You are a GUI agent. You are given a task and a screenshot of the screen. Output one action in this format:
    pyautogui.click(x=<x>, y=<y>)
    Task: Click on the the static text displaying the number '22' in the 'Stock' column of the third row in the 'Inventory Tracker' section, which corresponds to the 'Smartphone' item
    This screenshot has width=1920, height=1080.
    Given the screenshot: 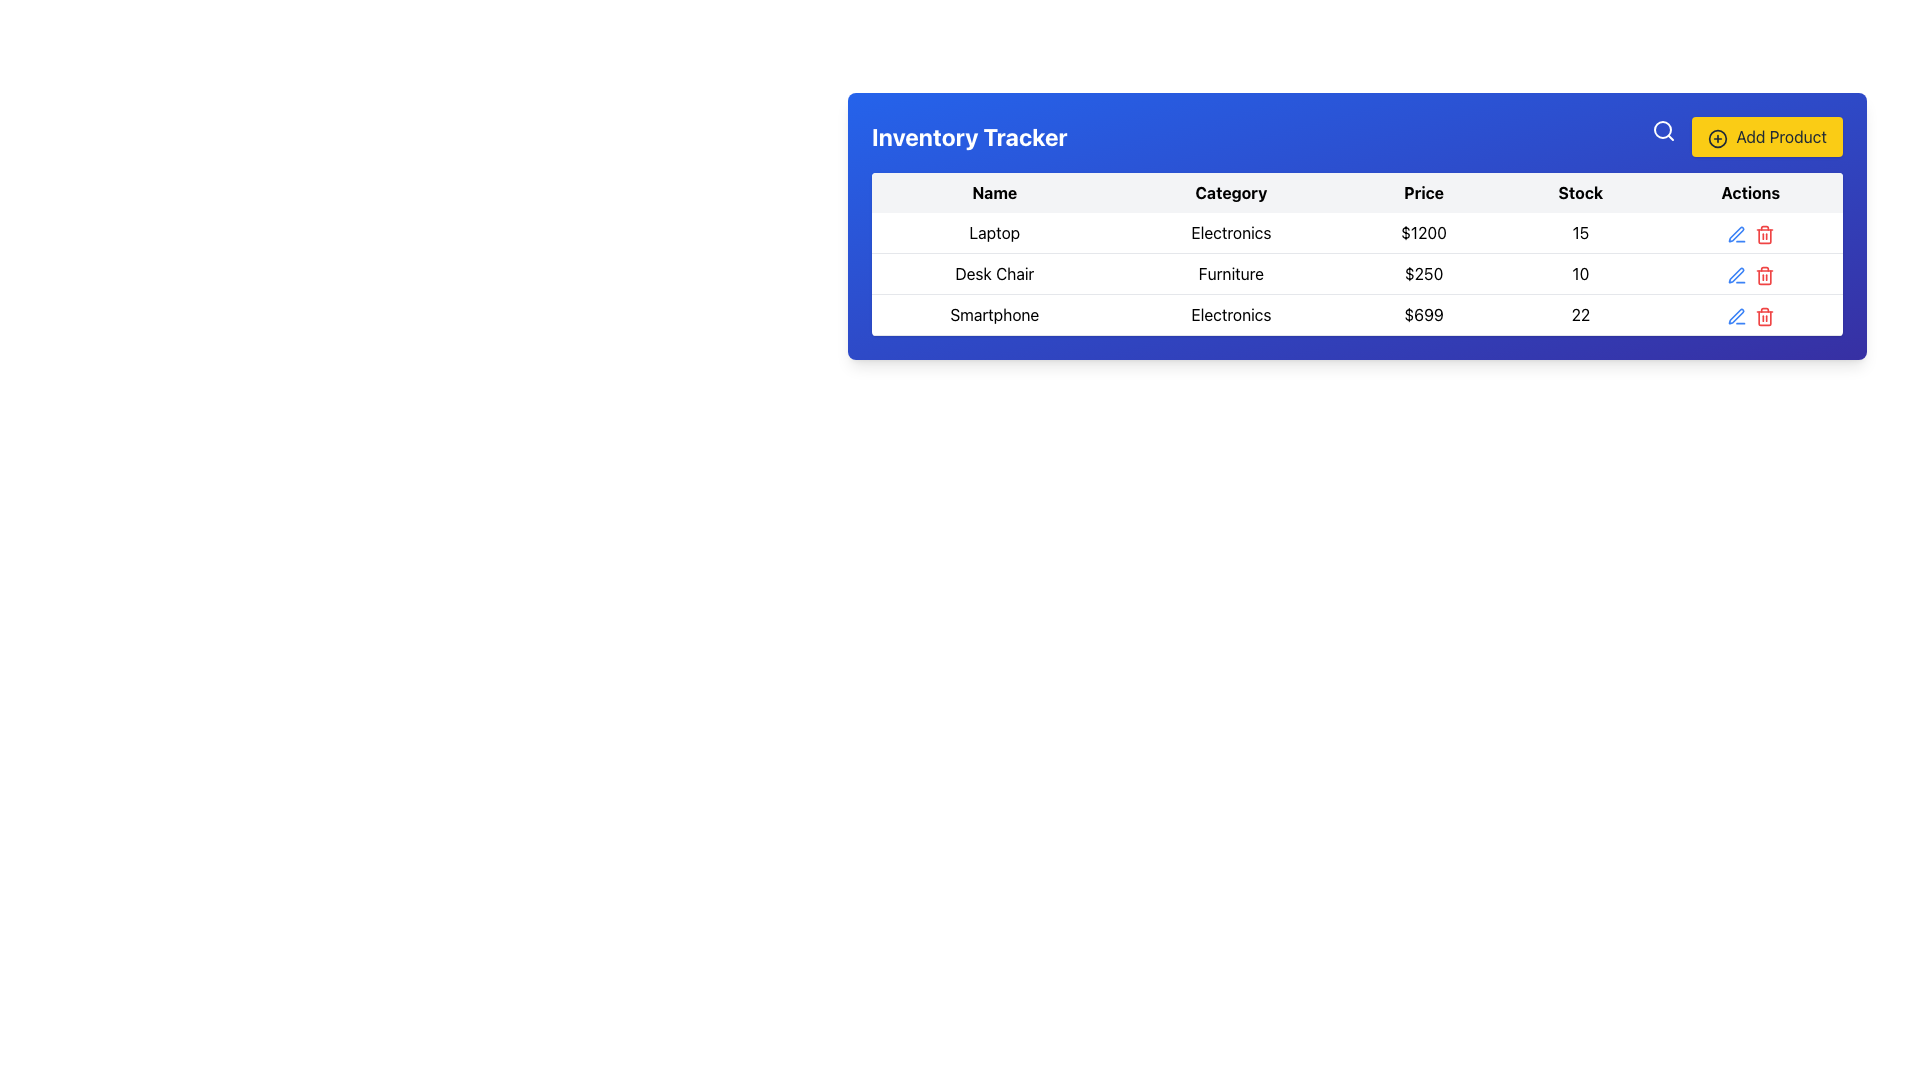 What is the action you would take?
    pyautogui.click(x=1579, y=315)
    